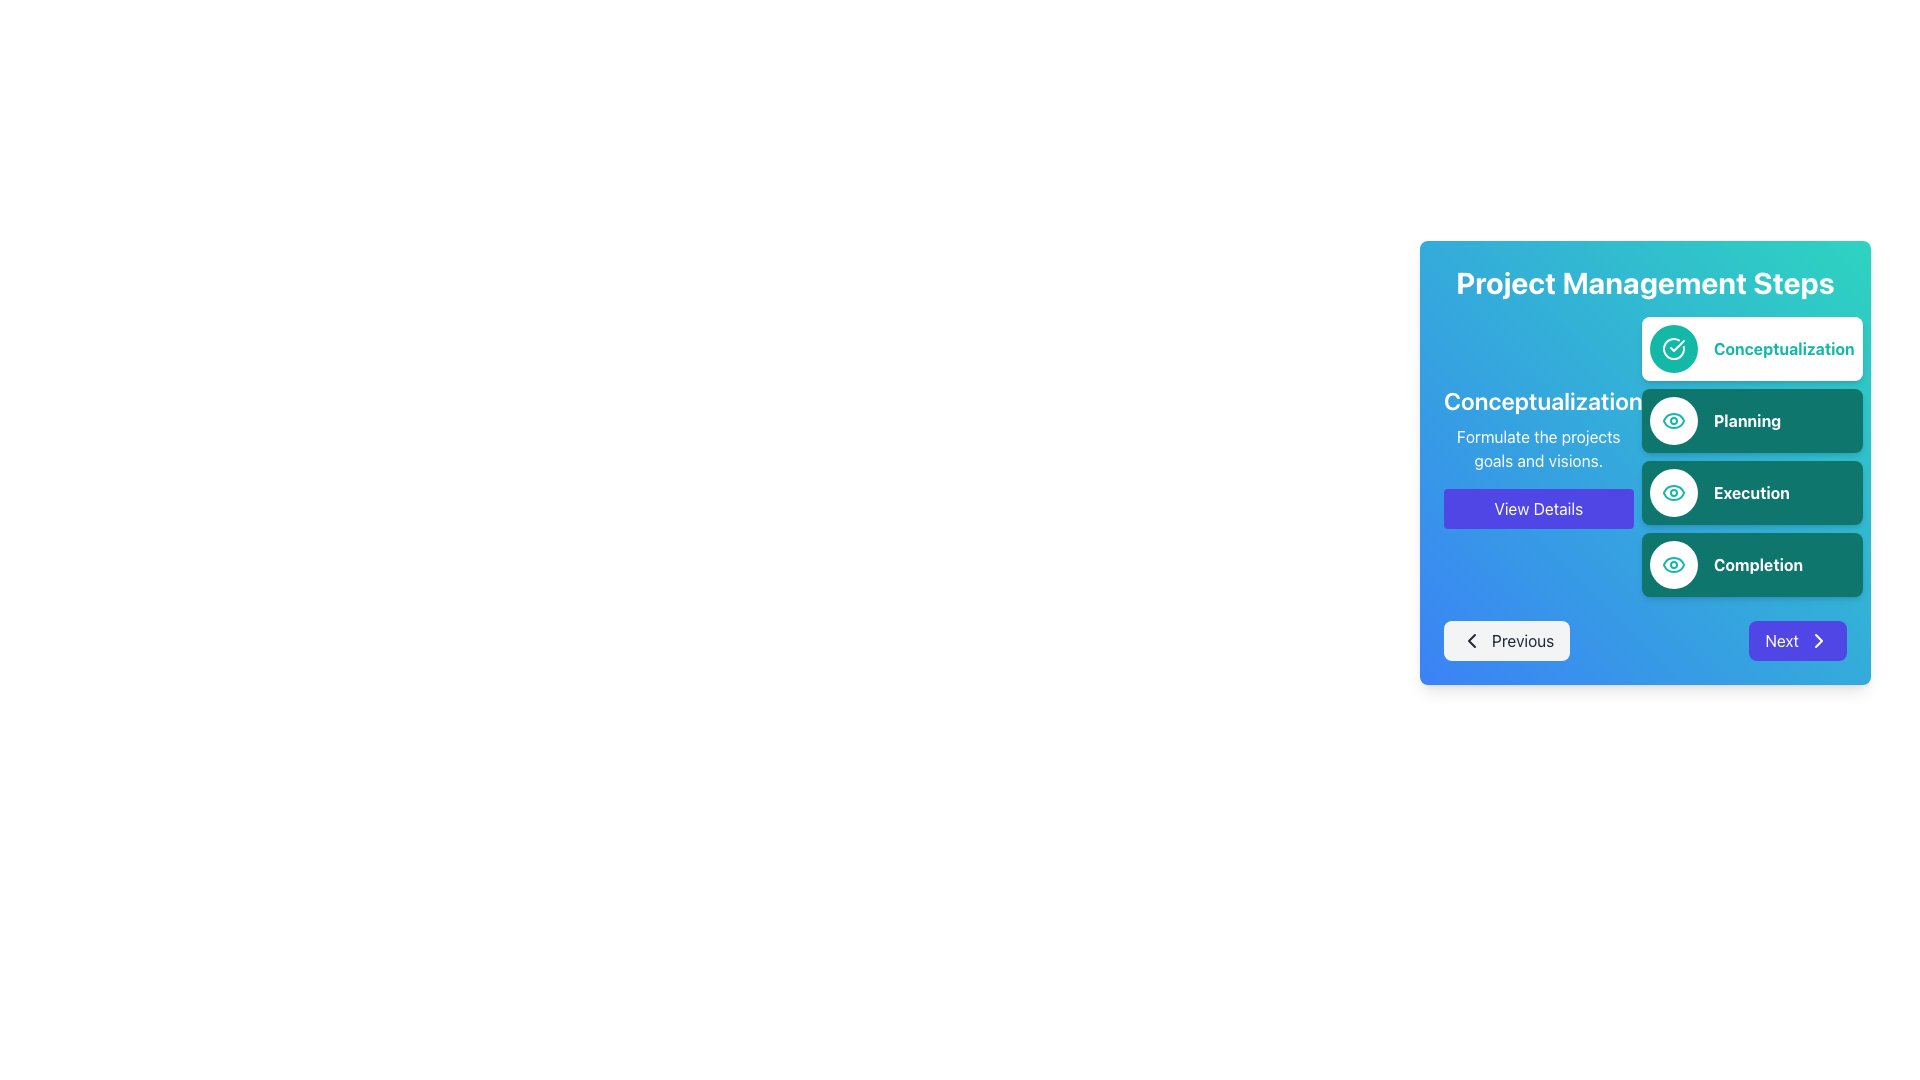  Describe the element at coordinates (1472, 640) in the screenshot. I see `the 'Previous' button that contains the left-facing chevron icon used for previous navigation` at that location.